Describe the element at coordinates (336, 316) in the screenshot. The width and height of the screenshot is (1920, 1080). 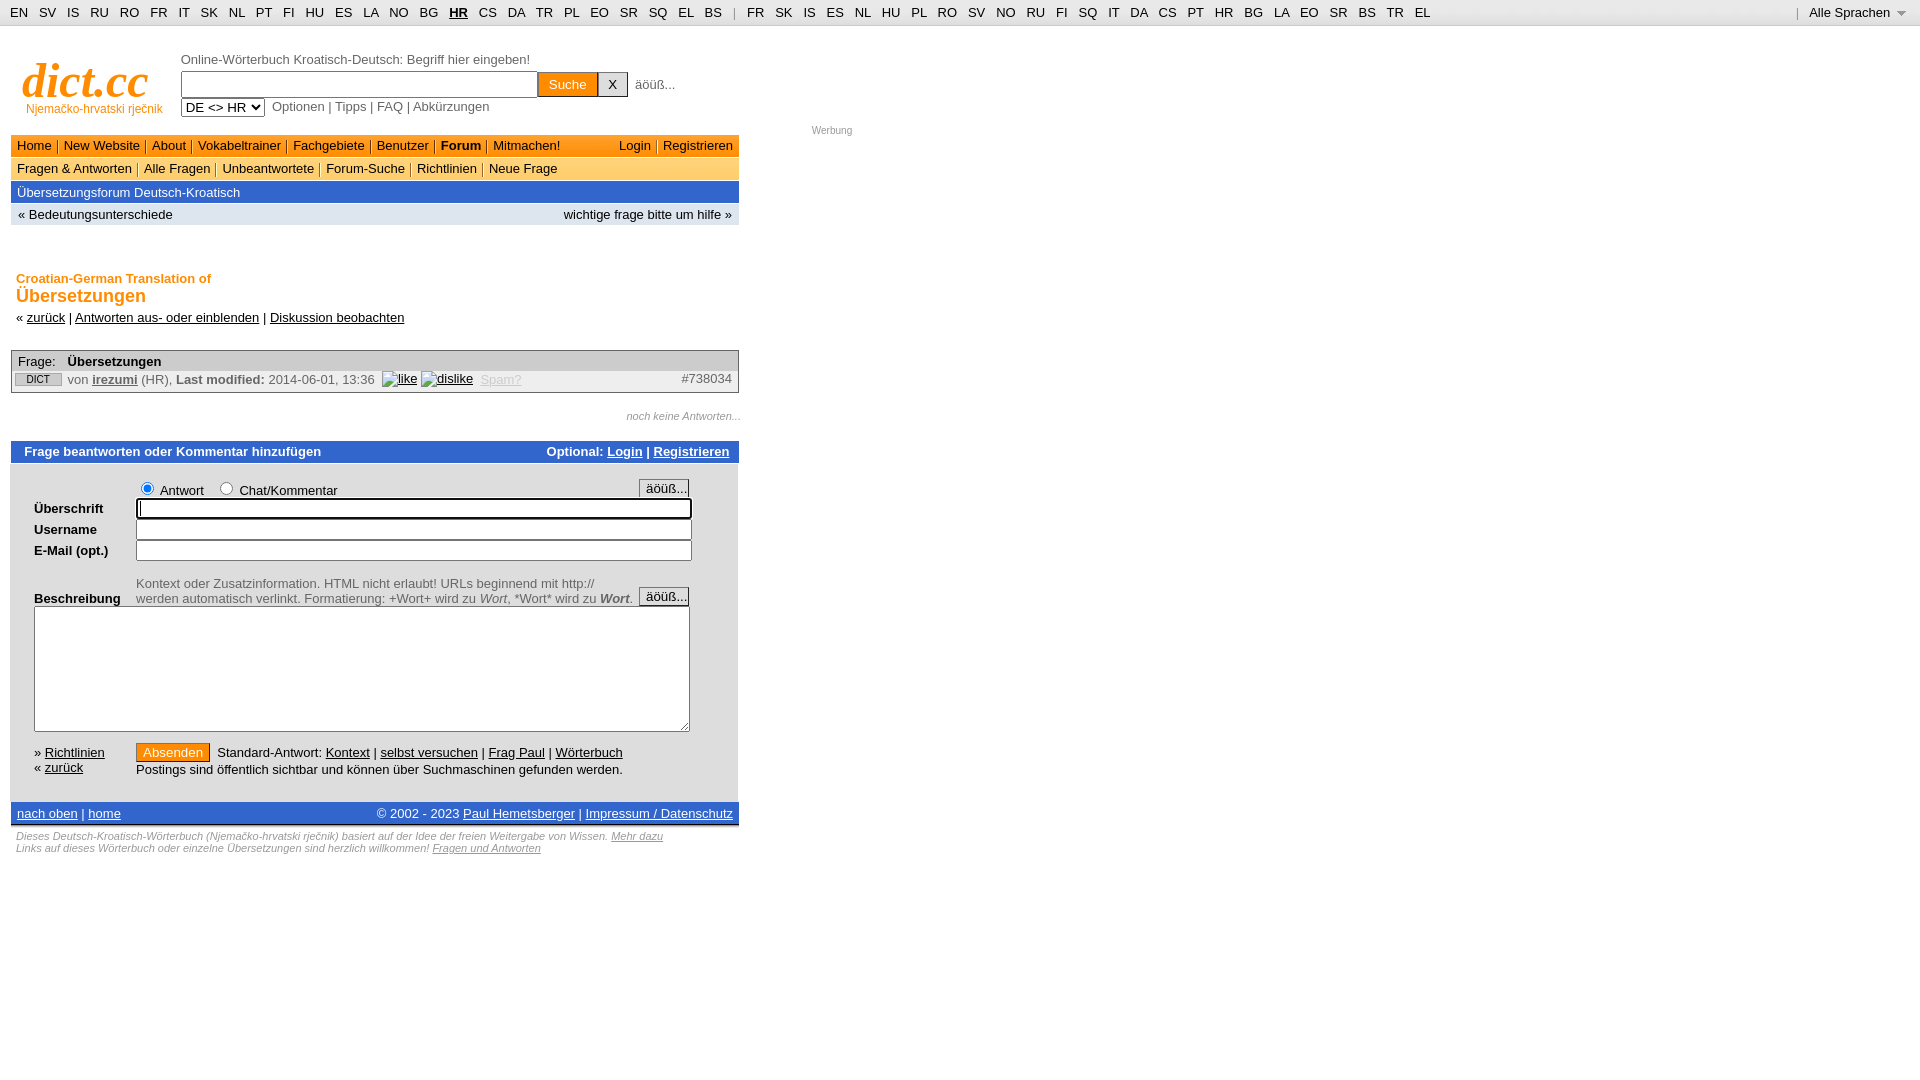
I see `'Diskussion beobachten'` at that location.